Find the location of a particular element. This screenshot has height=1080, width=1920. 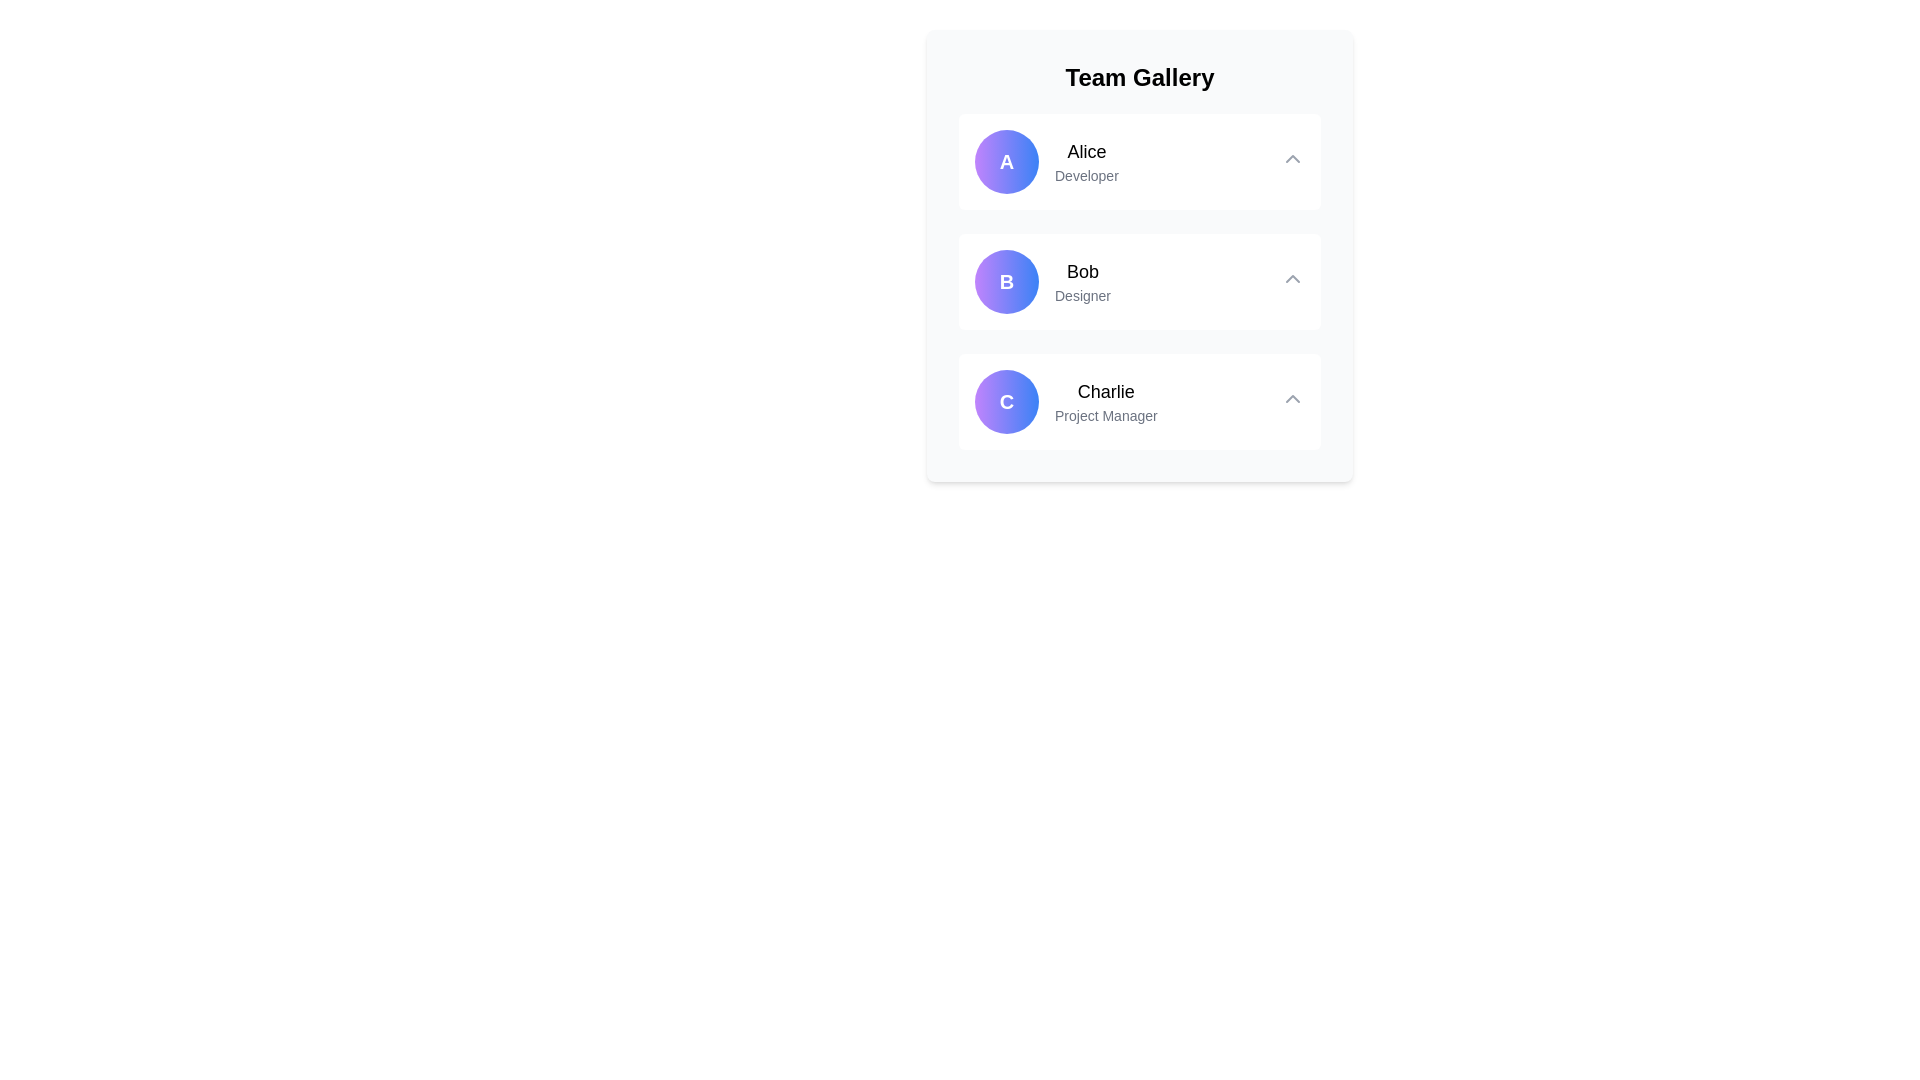

the upward arrow icon on the card for 'Charlie' in the 'Team Gallery' is located at coordinates (1140, 401).